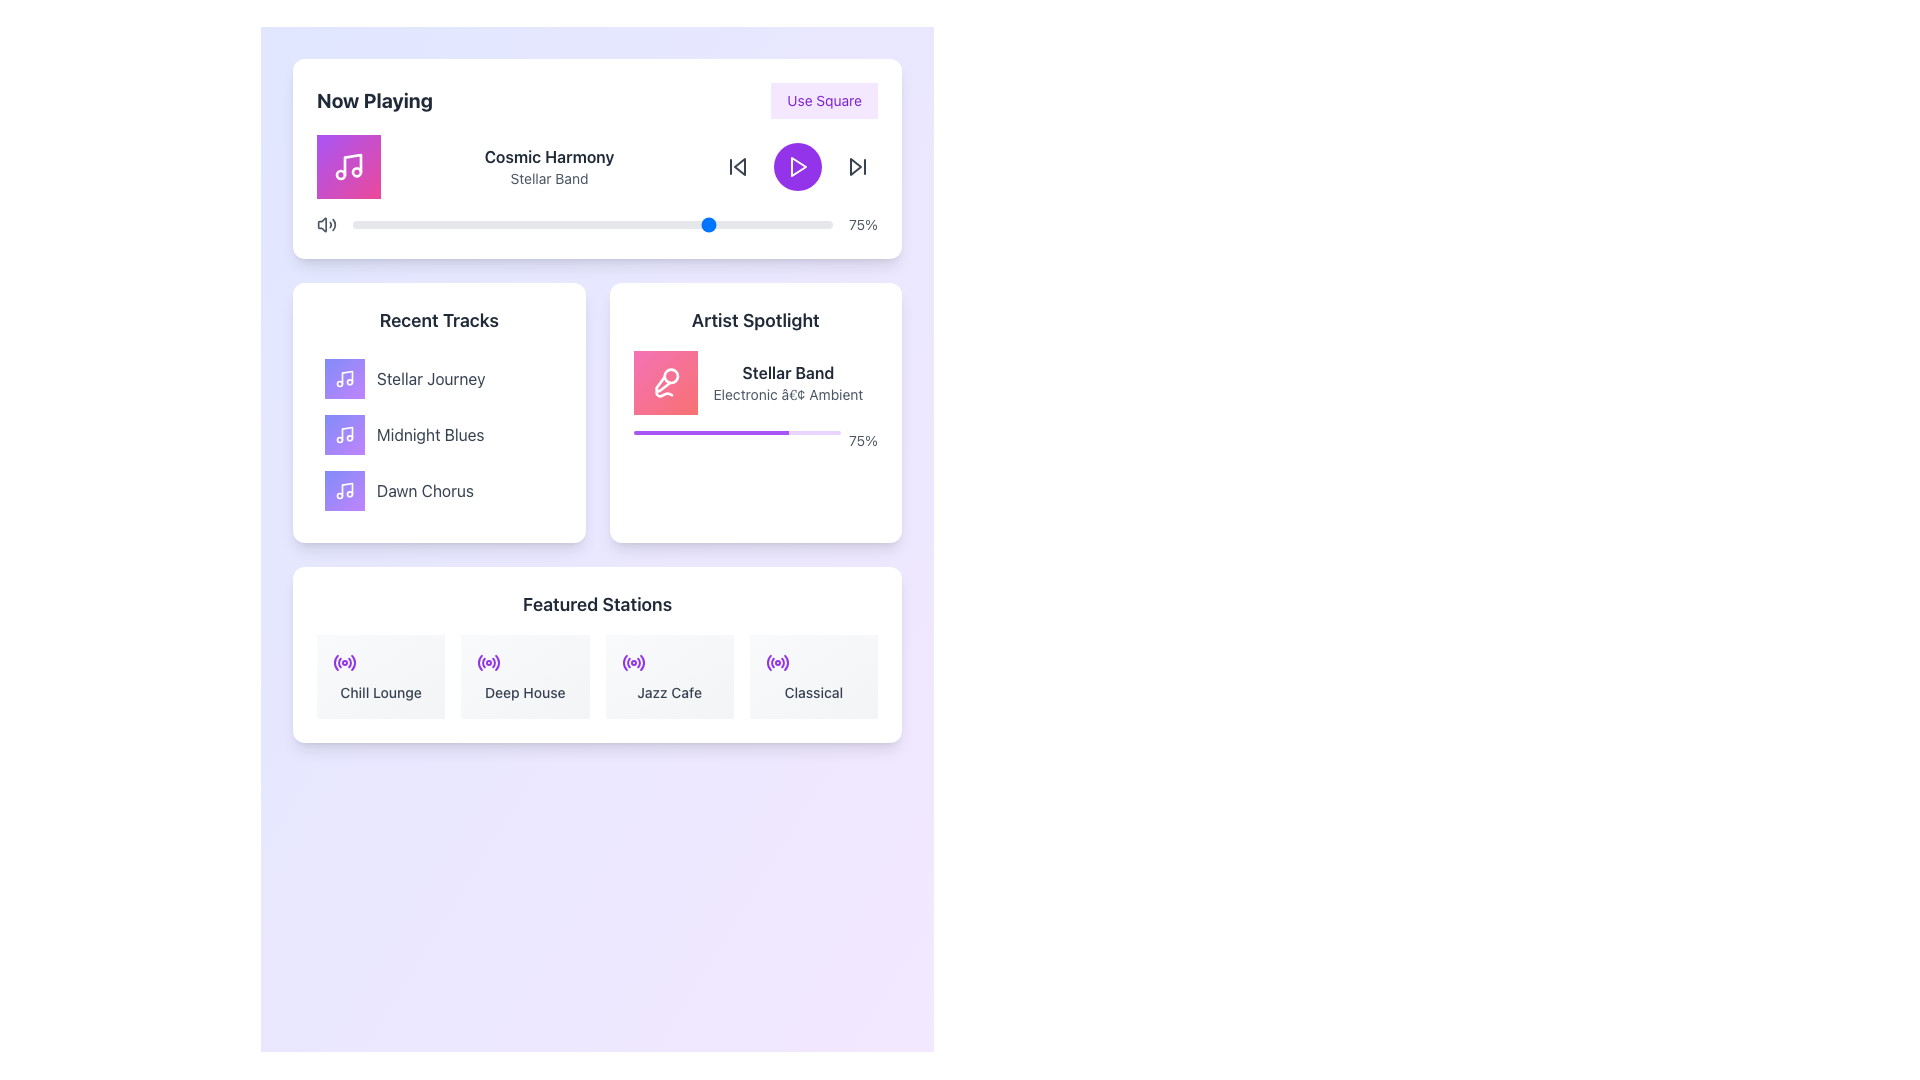 This screenshot has height=1080, width=1920. Describe the element at coordinates (754, 439) in the screenshot. I see `the progress bar displaying '75%' in the 'Artist Spotlight' section underneath 'Stellar Band' and 'Electronic Ambient'` at that location.